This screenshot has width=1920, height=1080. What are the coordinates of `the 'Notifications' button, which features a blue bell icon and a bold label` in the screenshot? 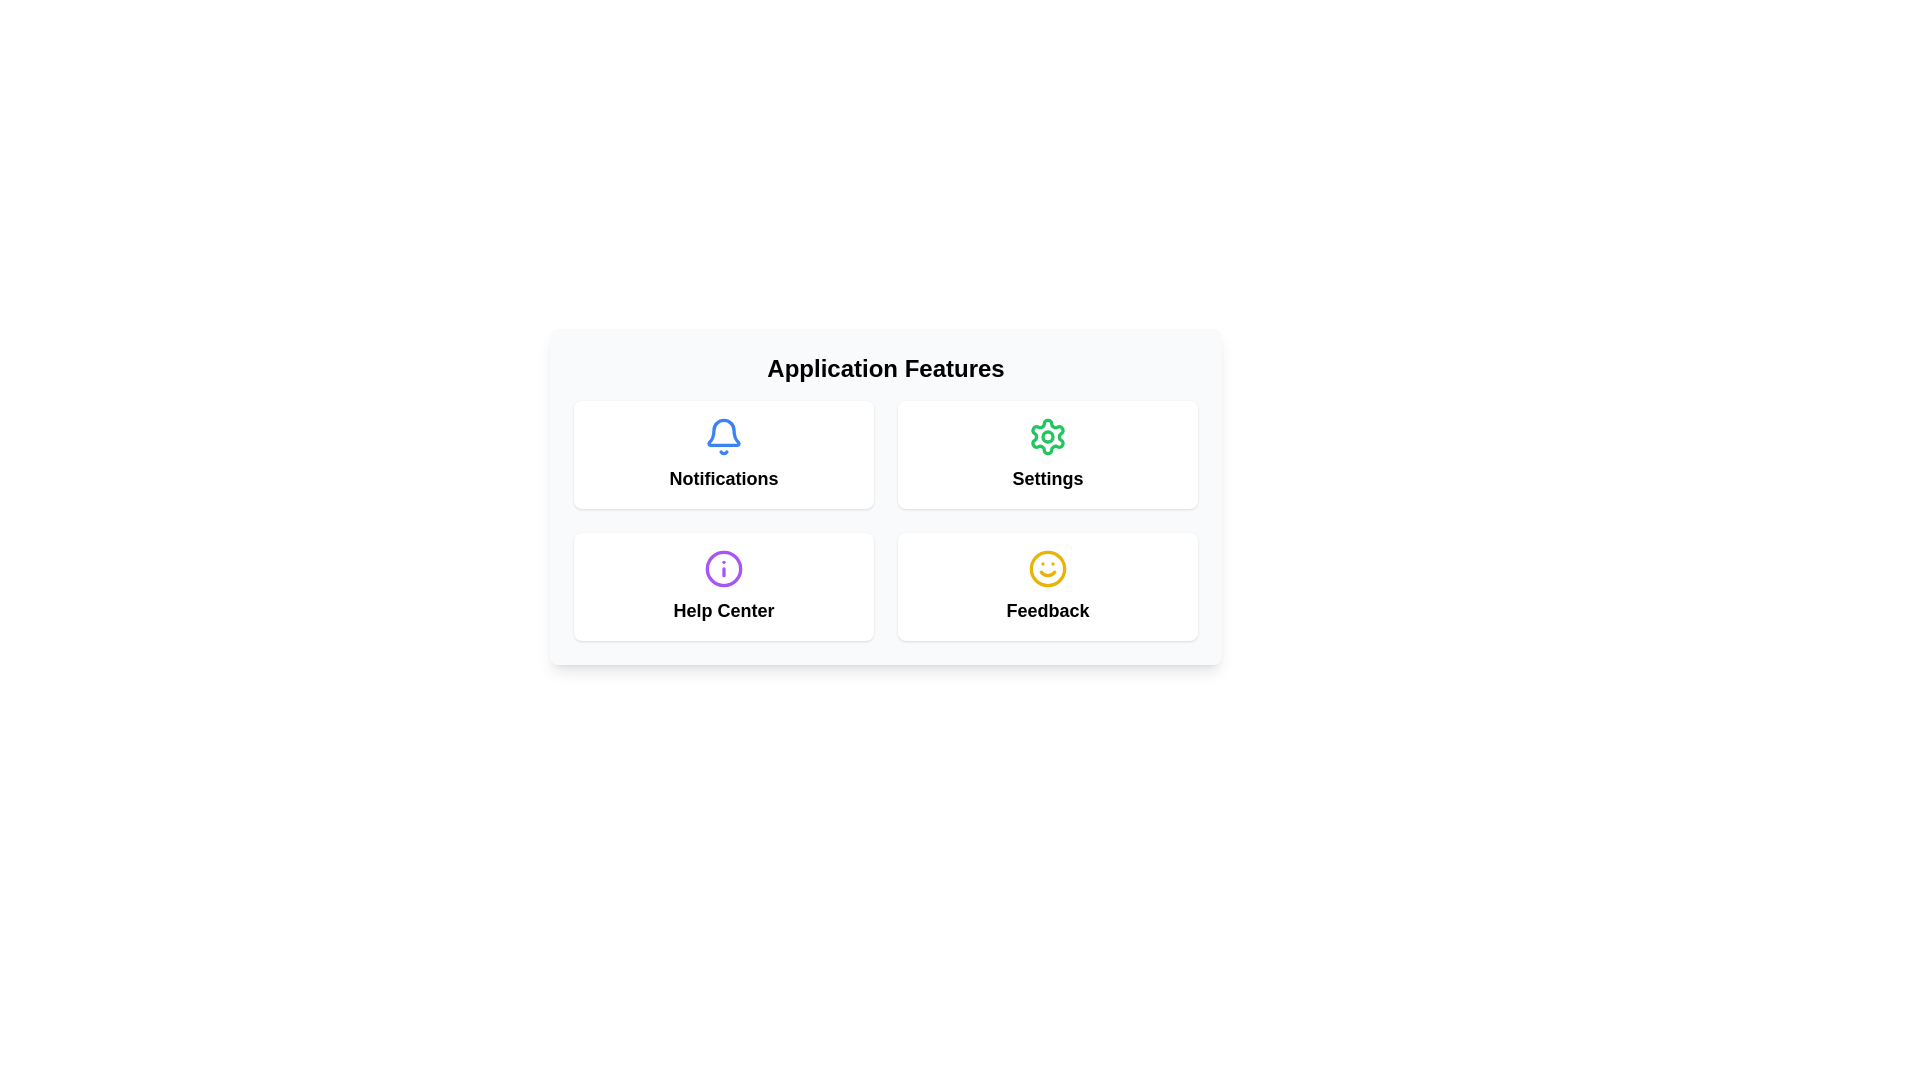 It's located at (723, 455).